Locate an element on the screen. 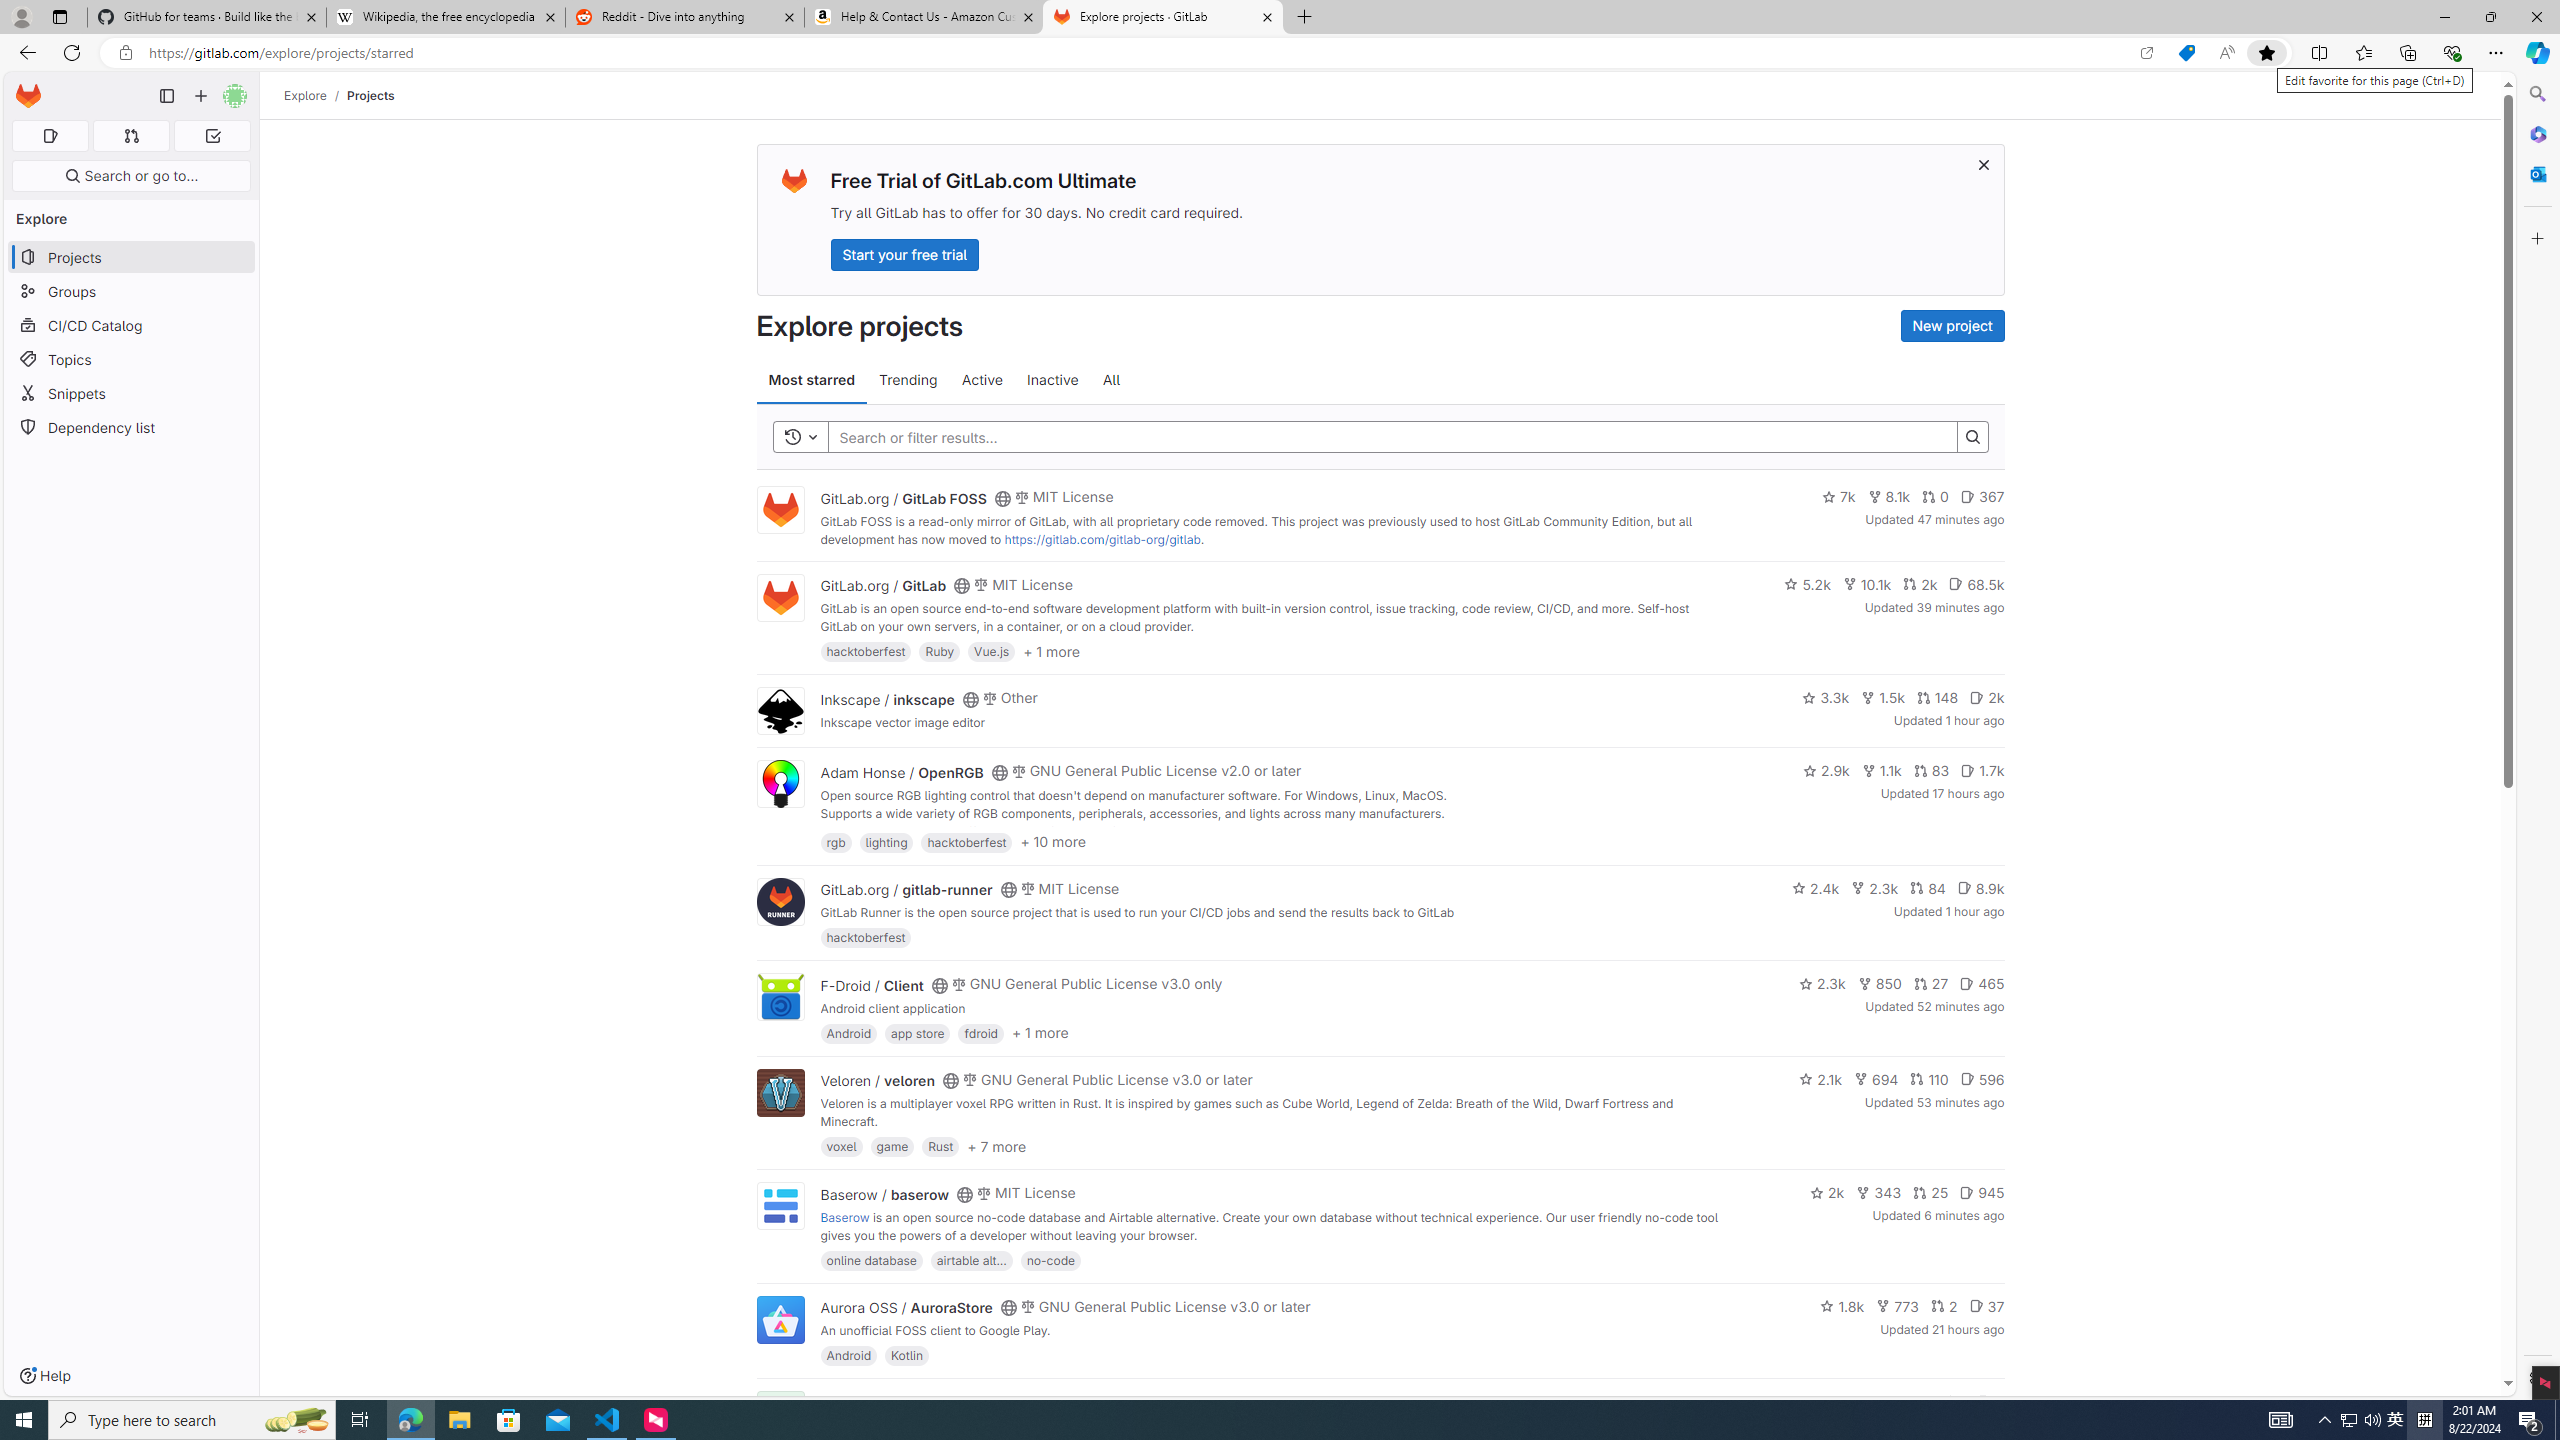 The height and width of the screenshot is (1440, 2560). 'To-Do list 0' is located at coordinates (211, 135).